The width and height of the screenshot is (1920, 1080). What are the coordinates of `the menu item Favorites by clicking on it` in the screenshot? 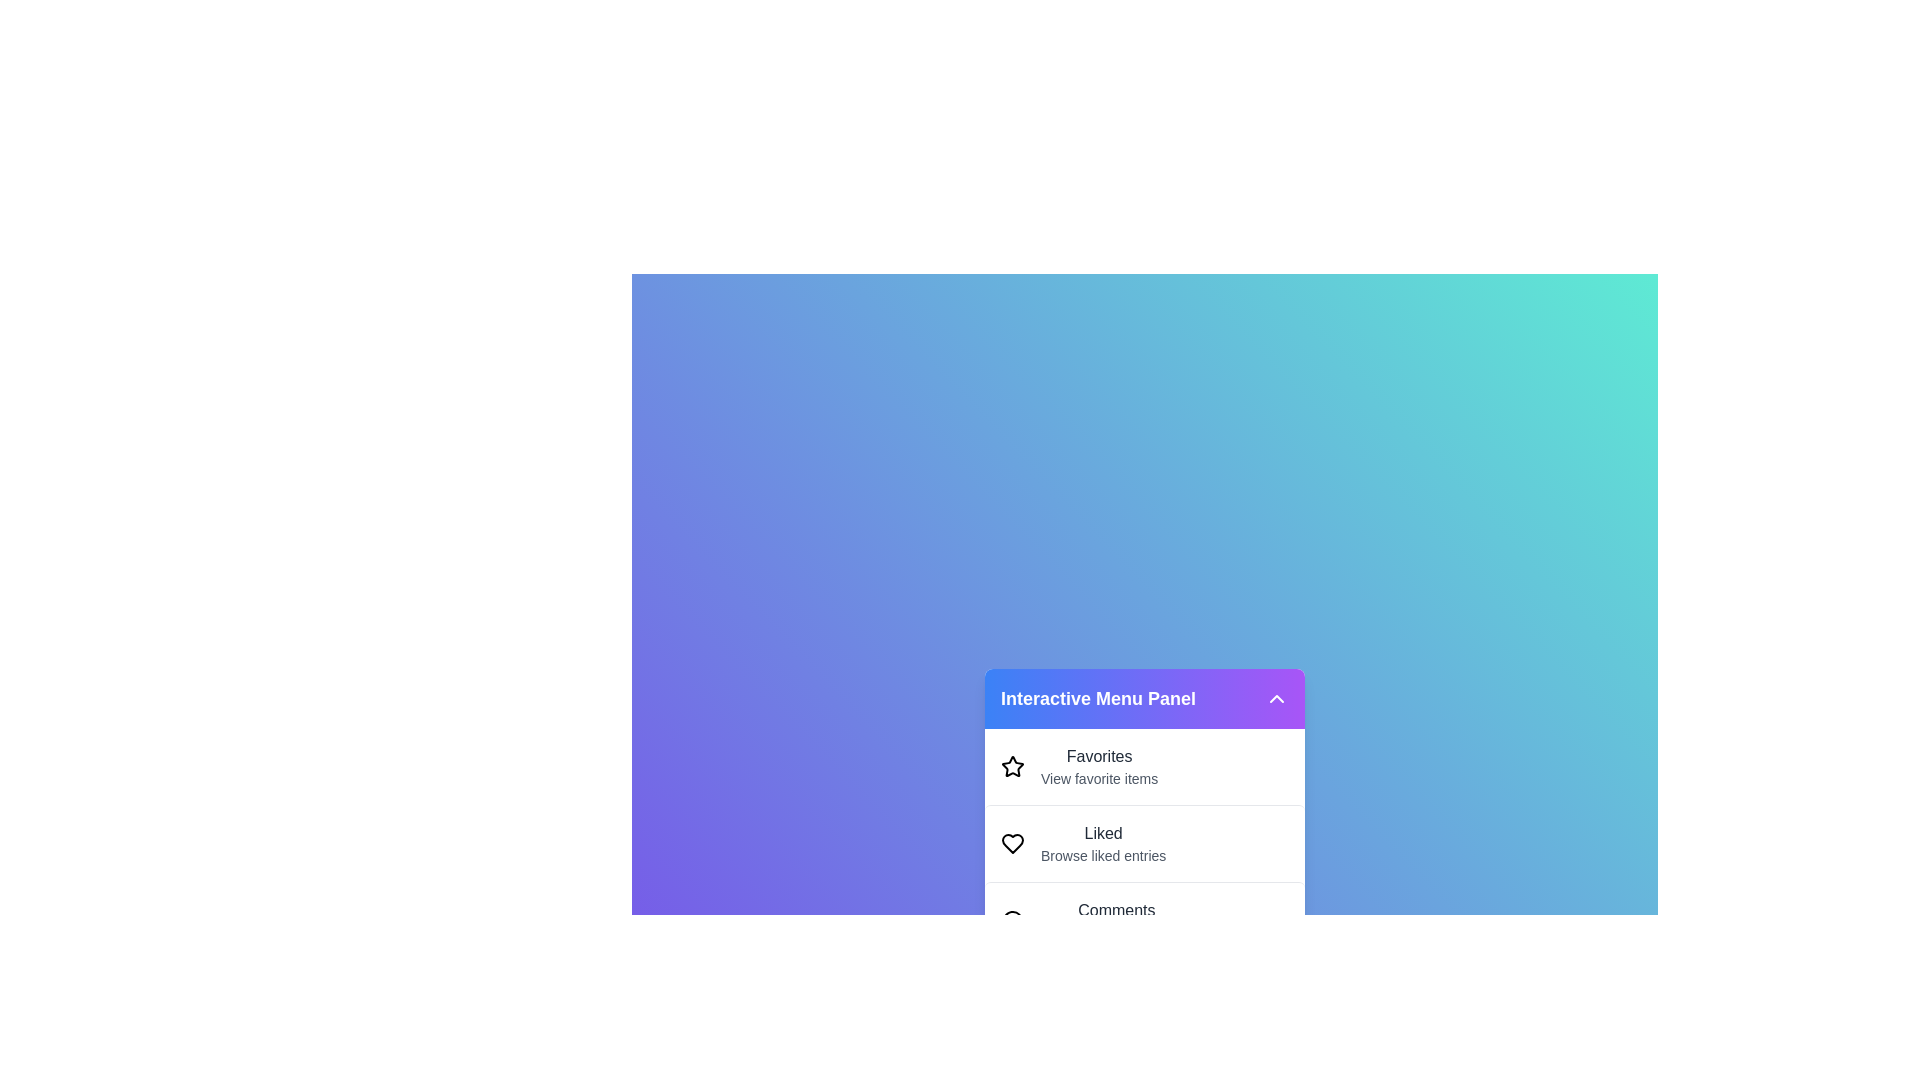 It's located at (1145, 766).